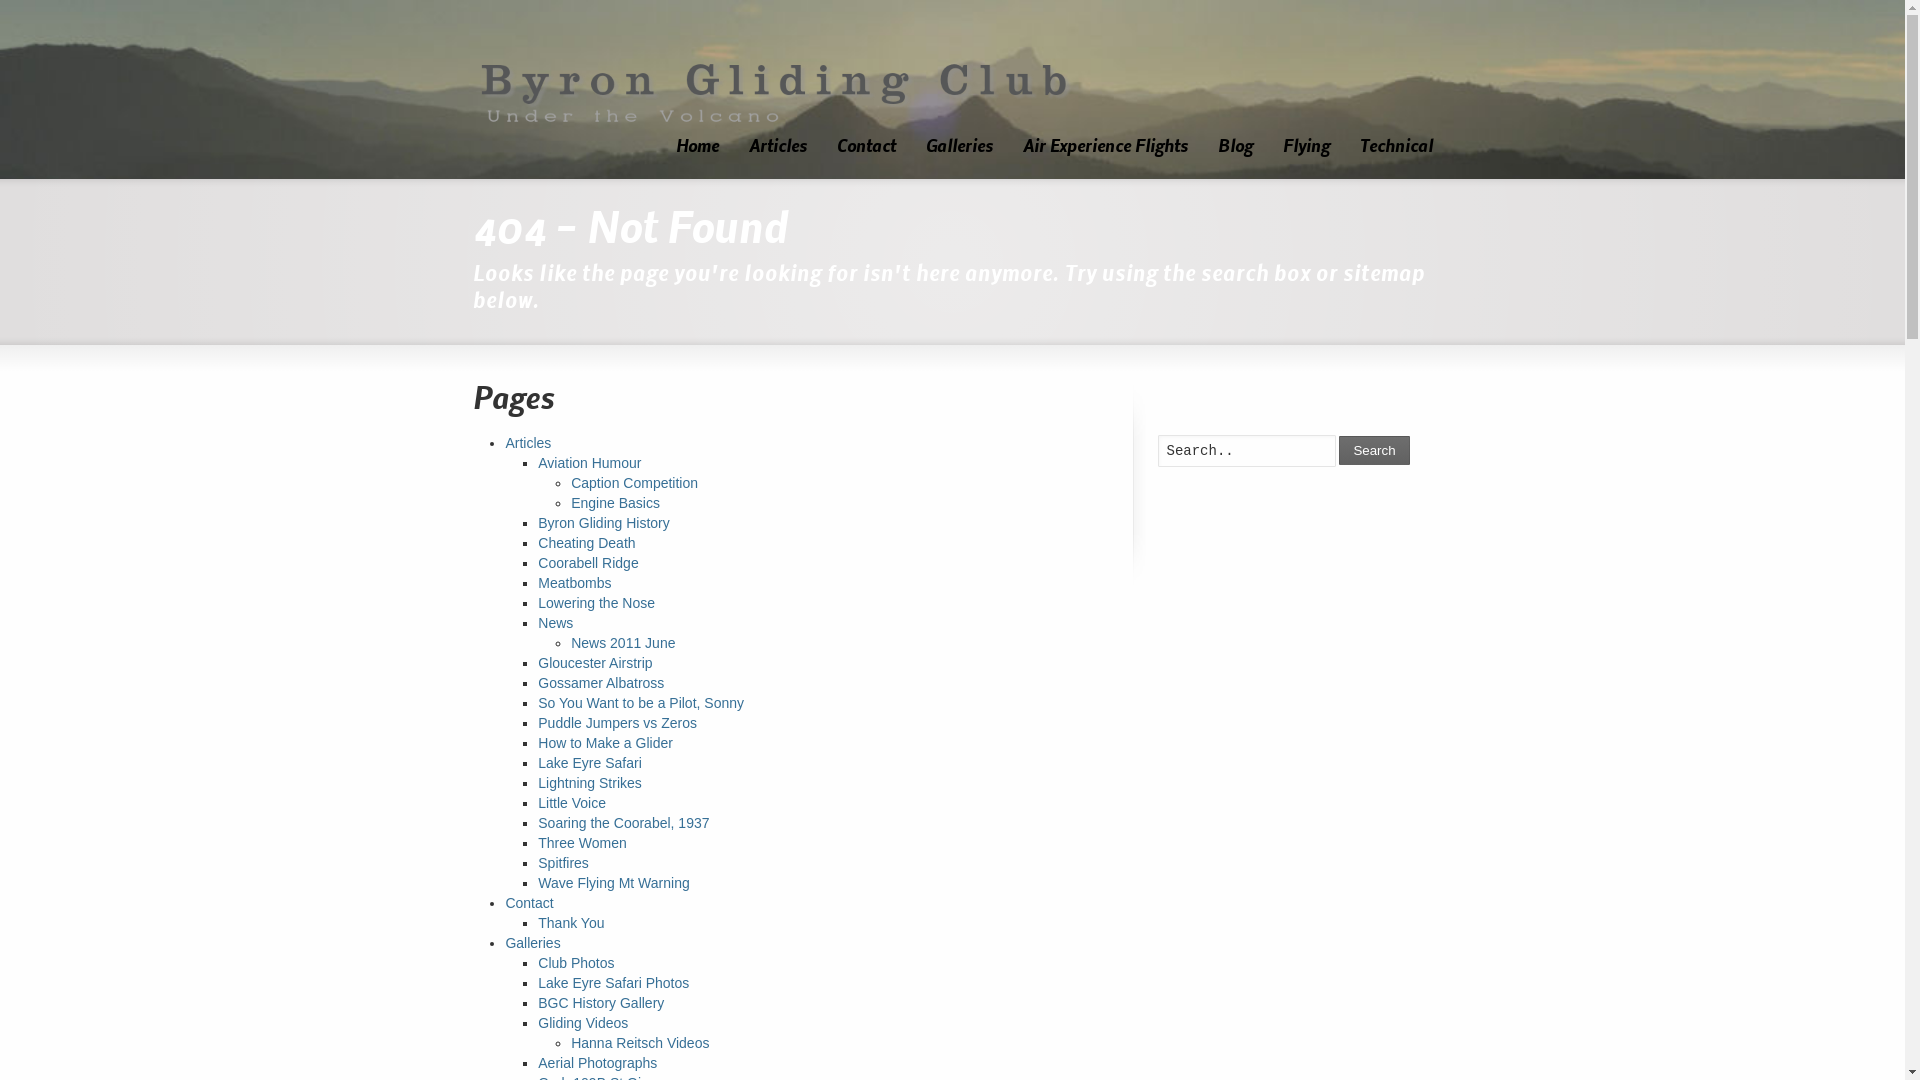 The image size is (1920, 1080). What do you see at coordinates (555, 622) in the screenshot?
I see `'News'` at bounding box center [555, 622].